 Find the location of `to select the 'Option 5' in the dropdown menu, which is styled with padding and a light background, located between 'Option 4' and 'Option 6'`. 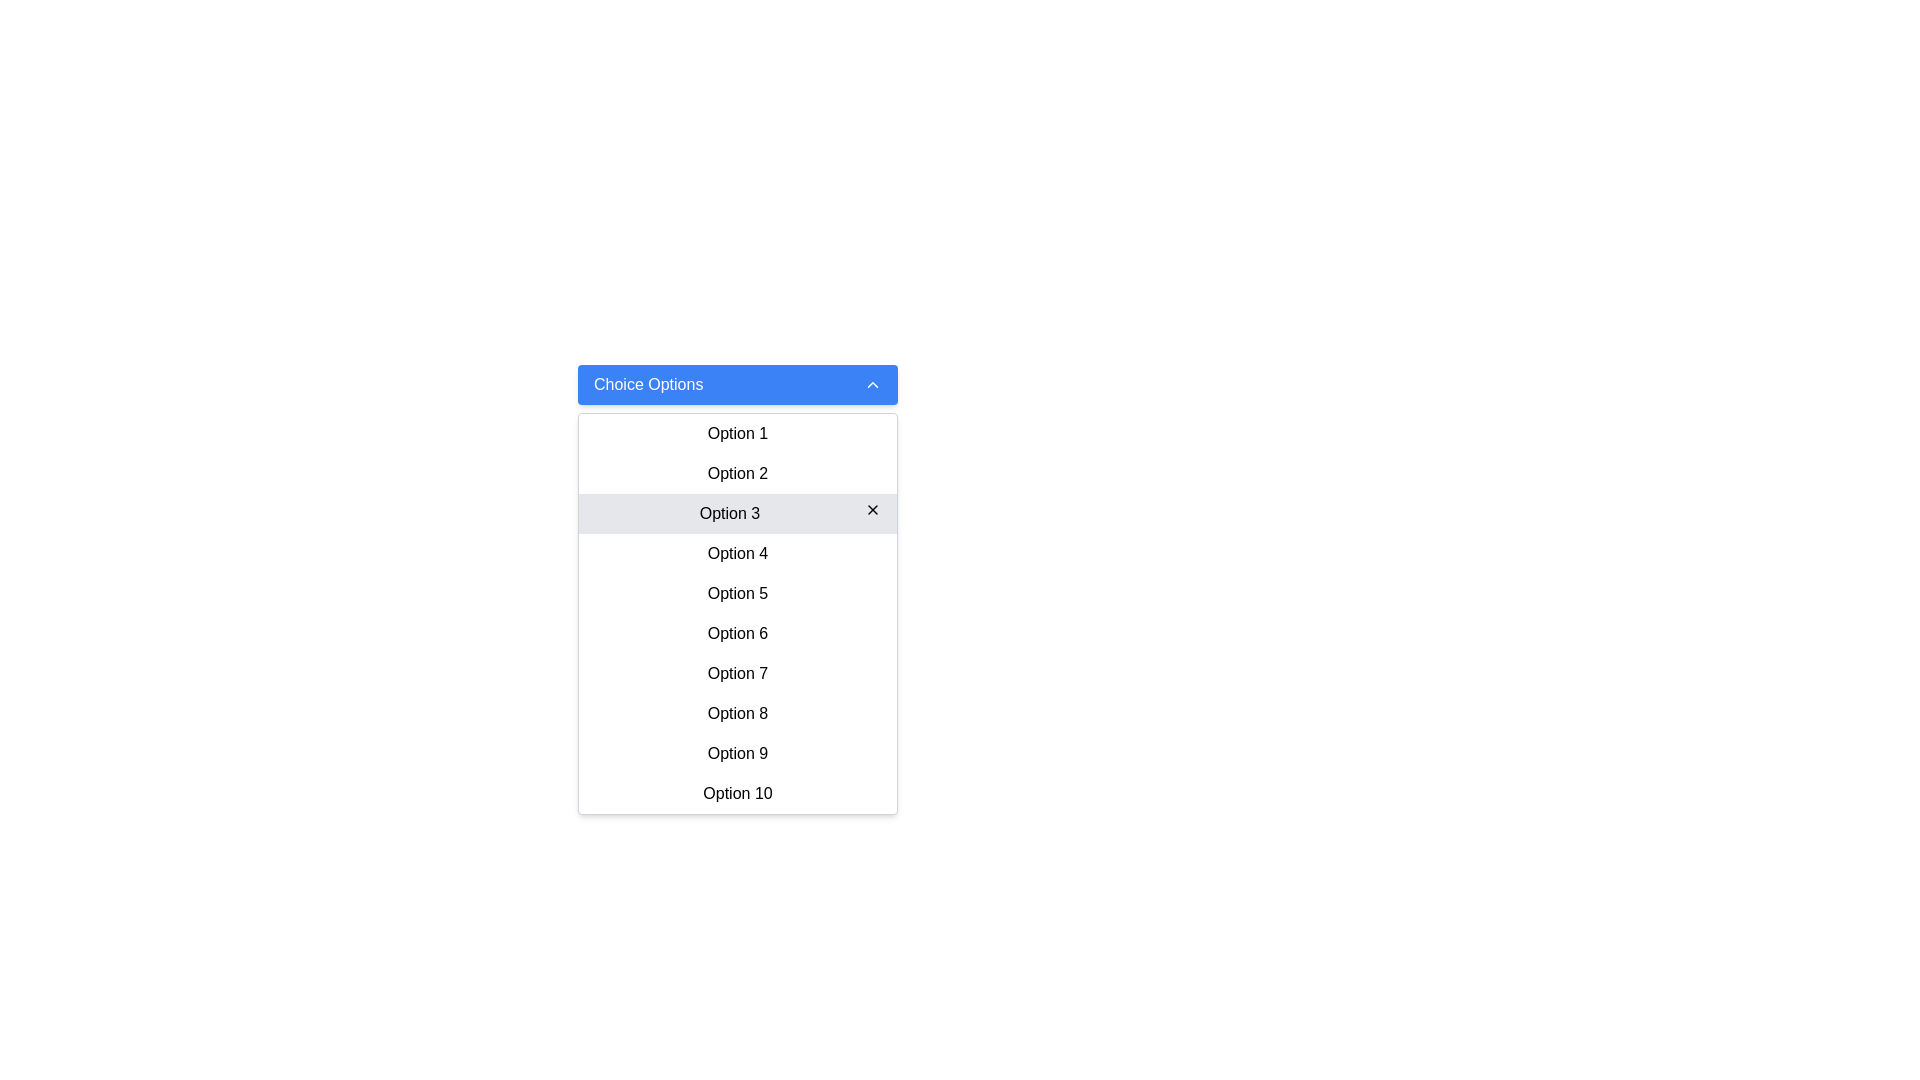

to select the 'Option 5' in the dropdown menu, which is styled with padding and a light background, located between 'Option 4' and 'Option 6' is located at coordinates (737, 593).